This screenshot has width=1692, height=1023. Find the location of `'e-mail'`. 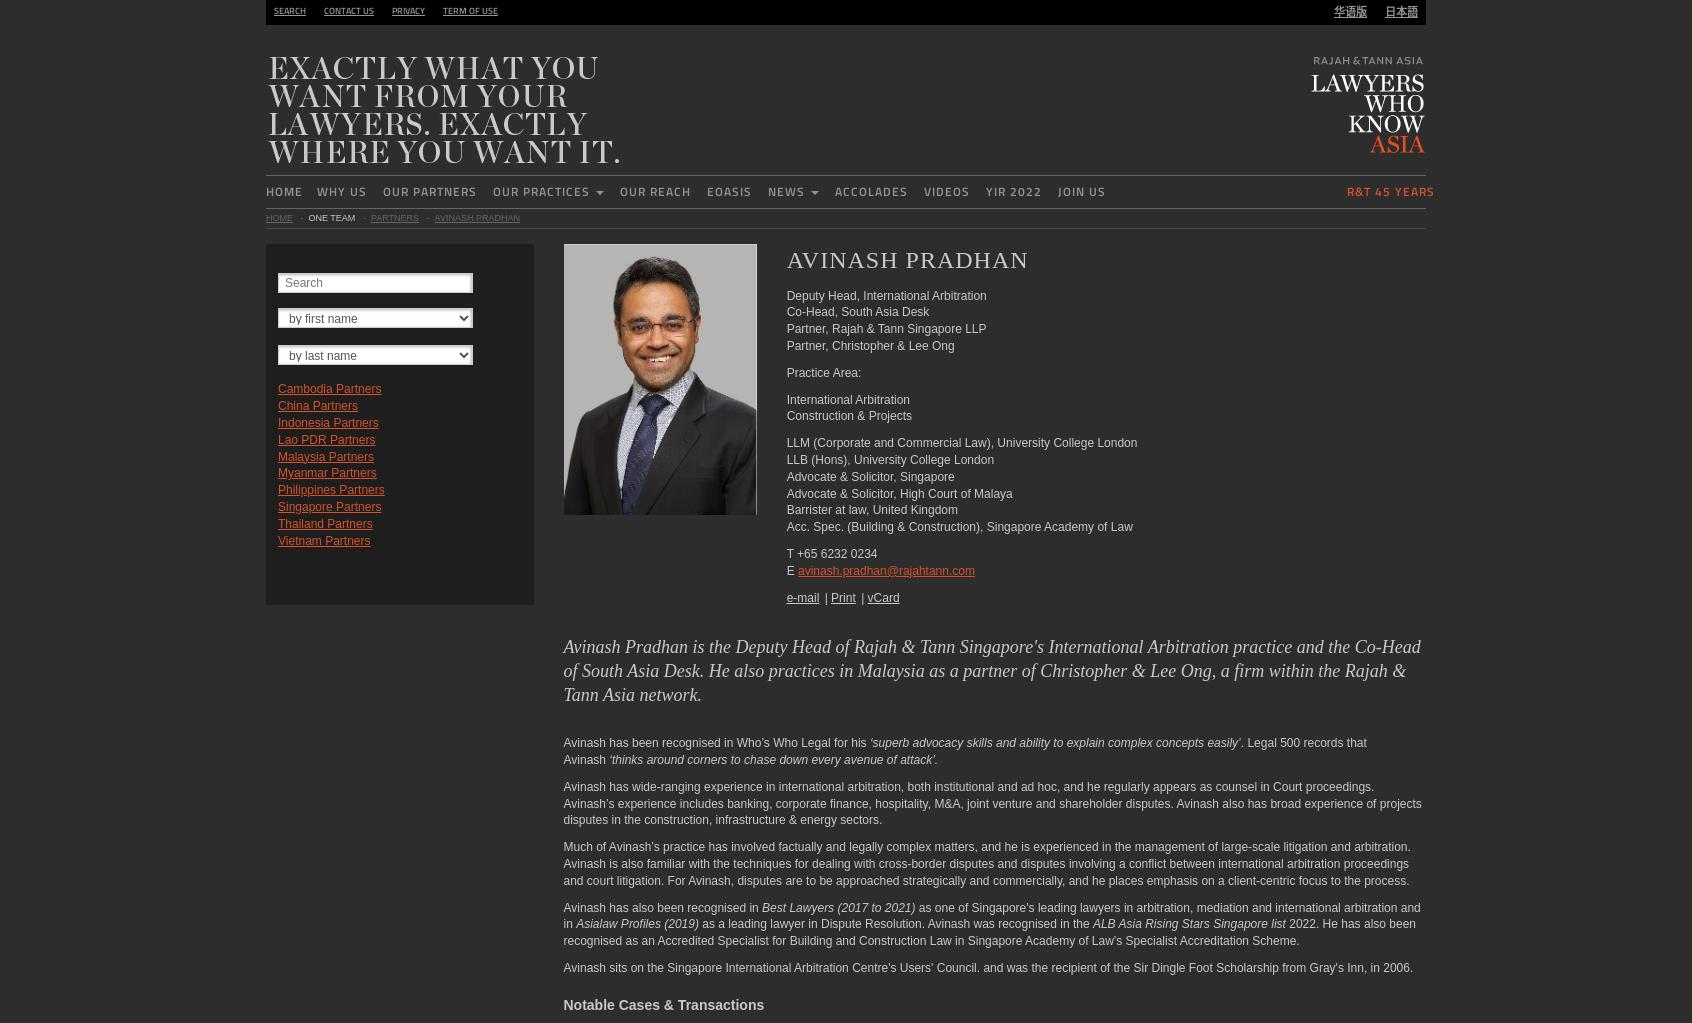

'e-mail' is located at coordinates (802, 596).